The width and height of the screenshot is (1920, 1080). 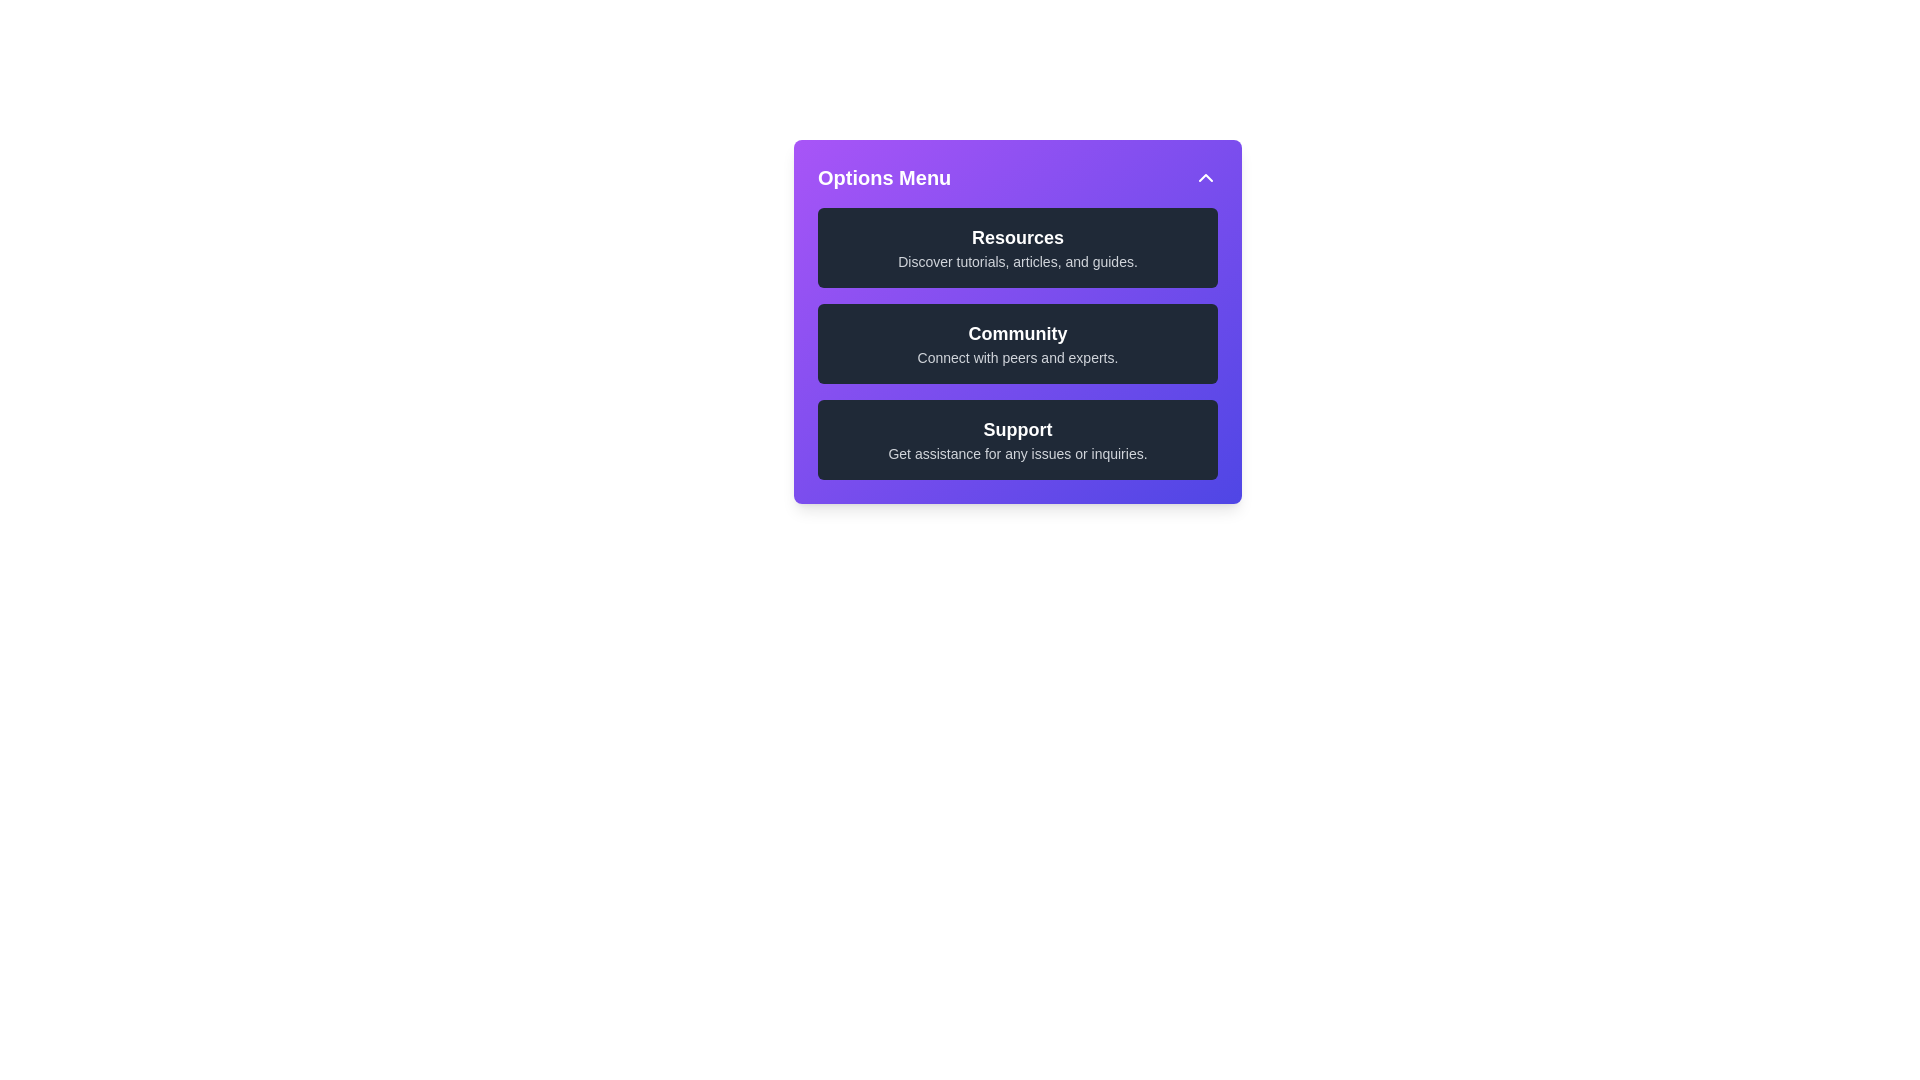 What do you see at coordinates (1017, 246) in the screenshot?
I see `the list item labeled Resources to select it` at bounding box center [1017, 246].